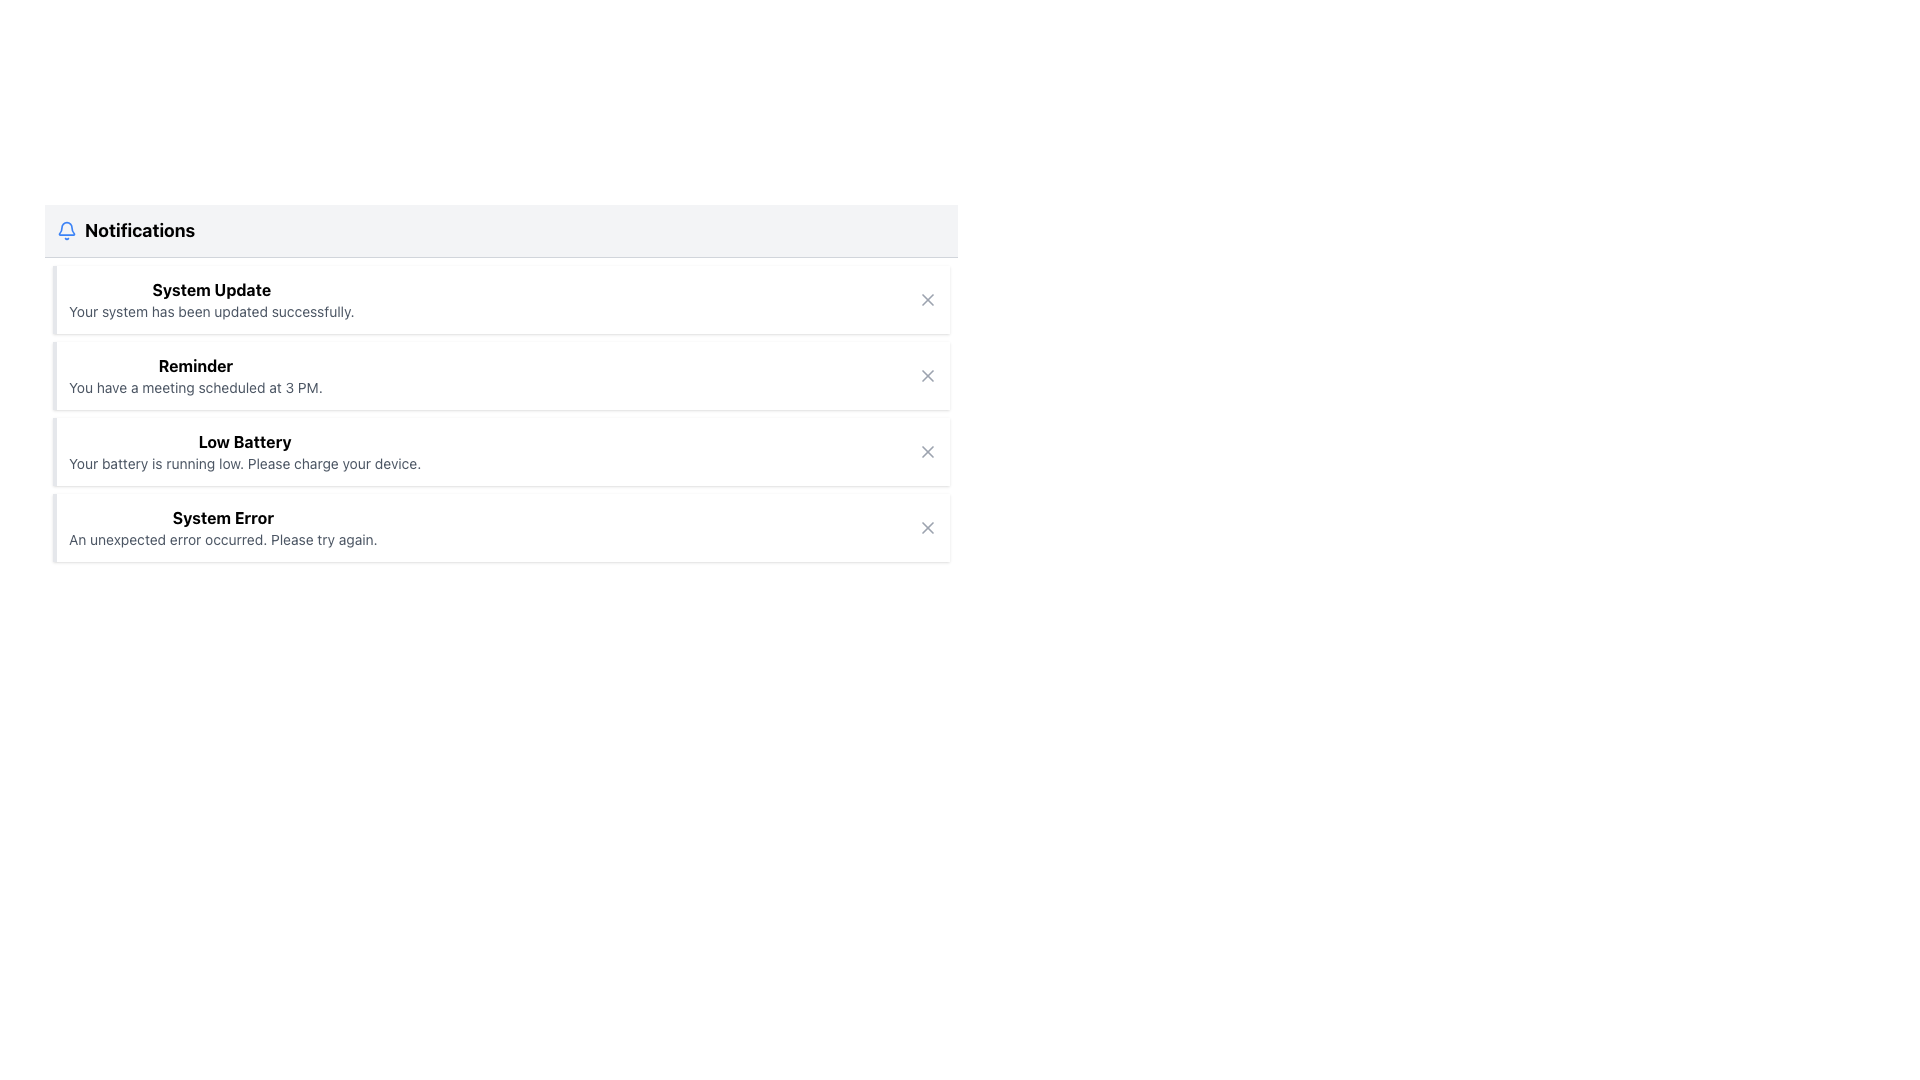 The image size is (1920, 1080). What do you see at coordinates (926, 300) in the screenshot?
I see `the Close button icon (X) located at the far right of the 'System Update' notification` at bounding box center [926, 300].